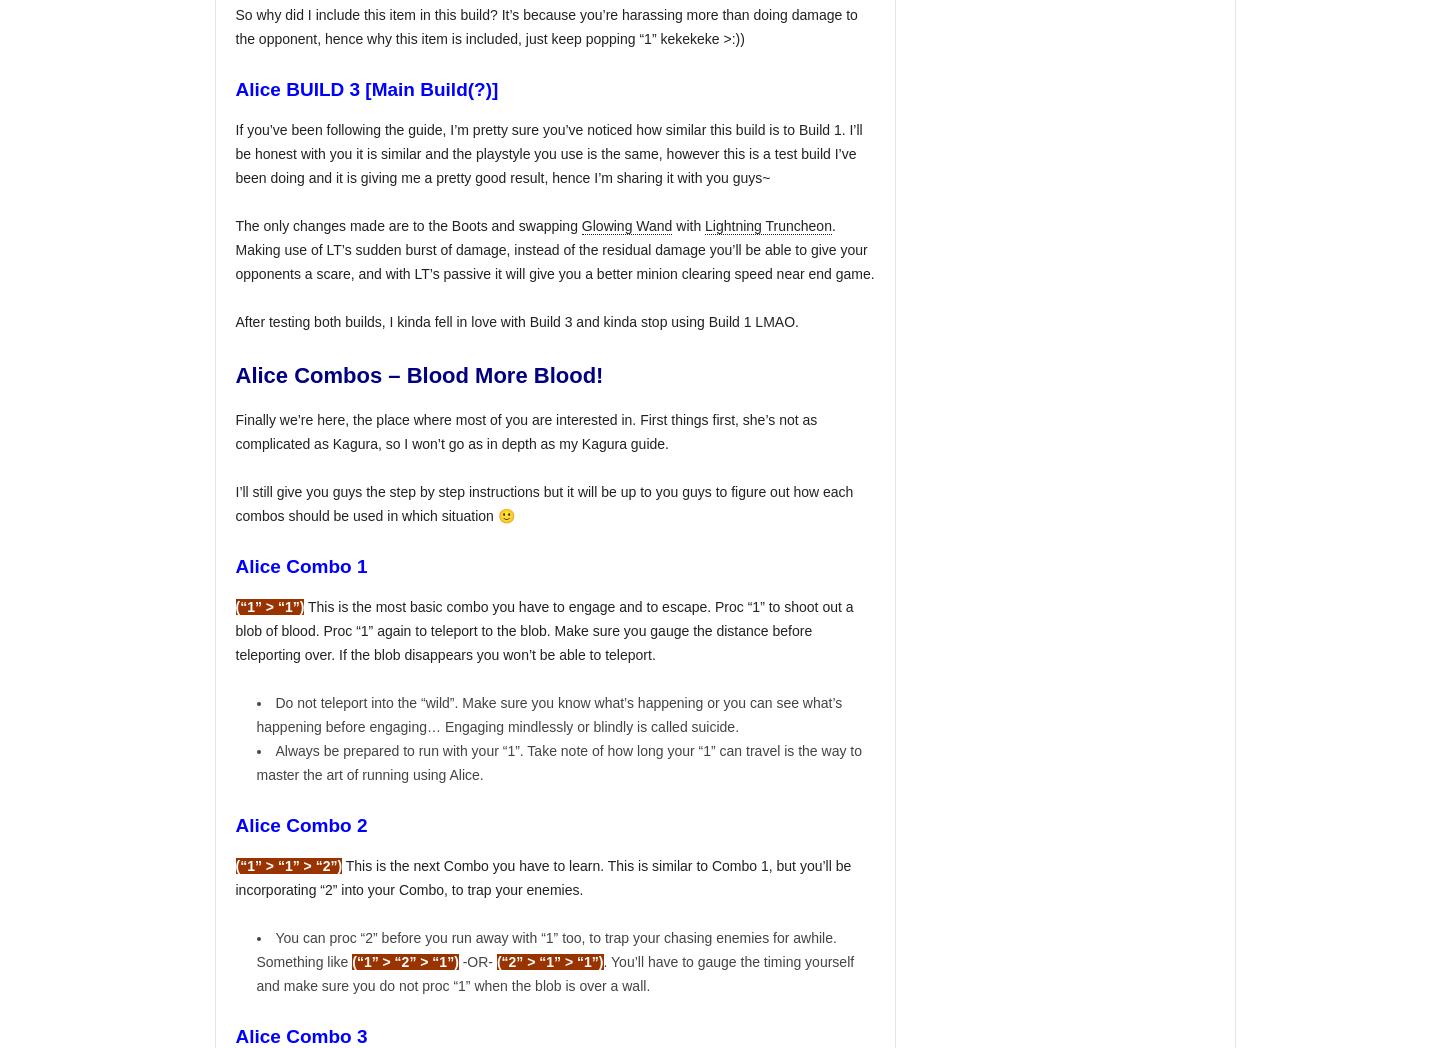 The height and width of the screenshot is (1048, 1450). Describe the element at coordinates (457, 960) in the screenshot. I see `'-OR-'` at that location.